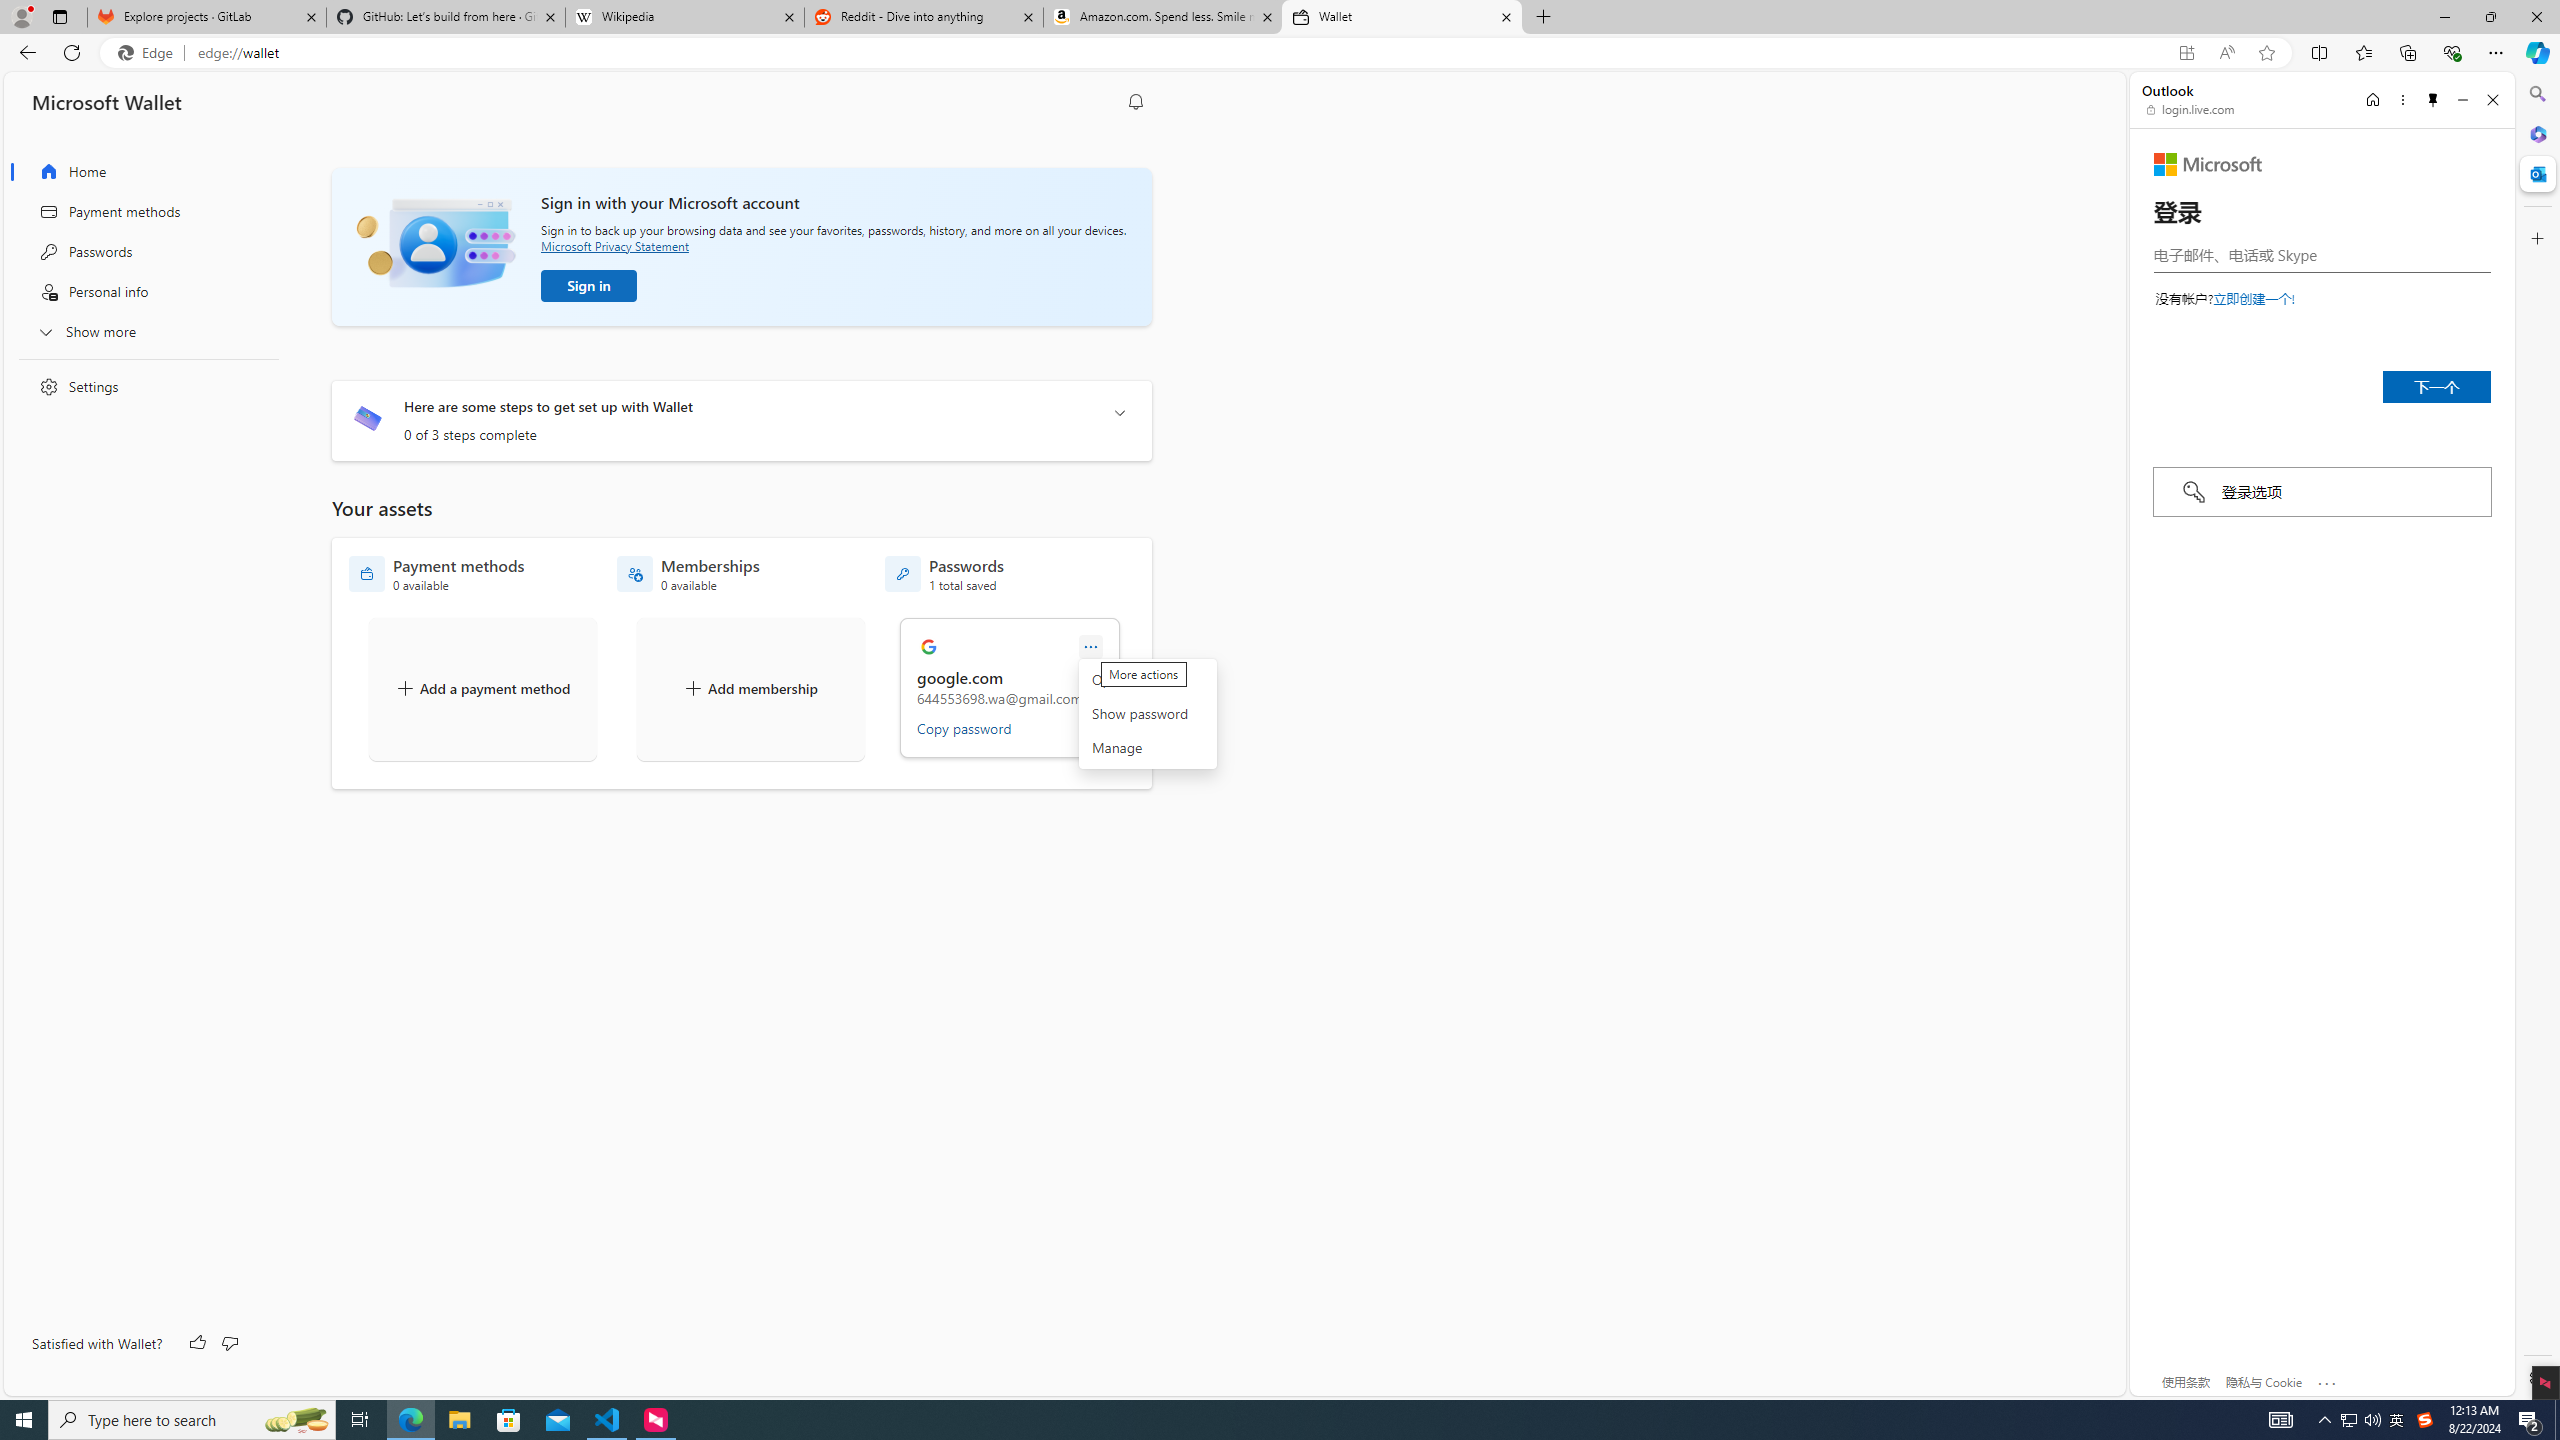 The width and height of the screenshot is (2560, 1440). What do you see at coordinates (142, 291) in the screenshot?
I see `'Personal info'` at bounding box center [142, 291].